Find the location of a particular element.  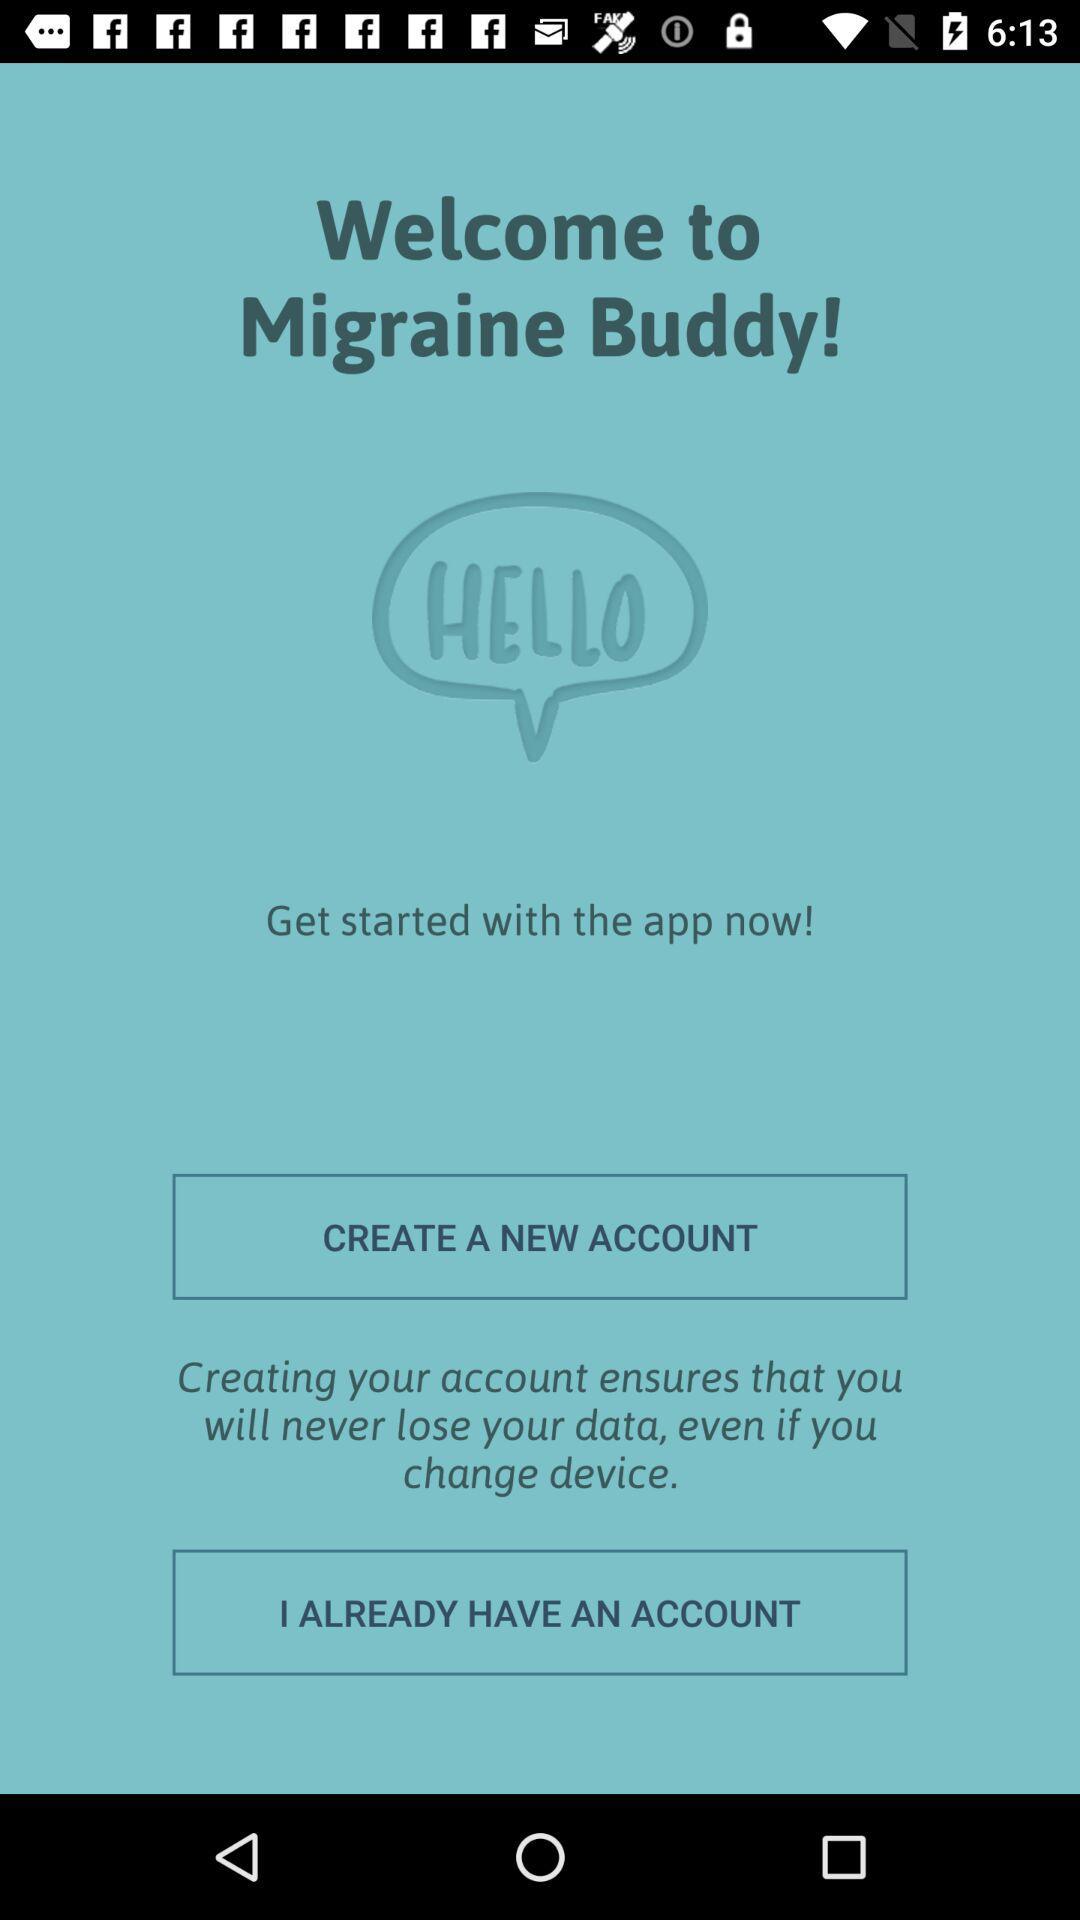

the create a new item is located at coordinates (540, 1235).